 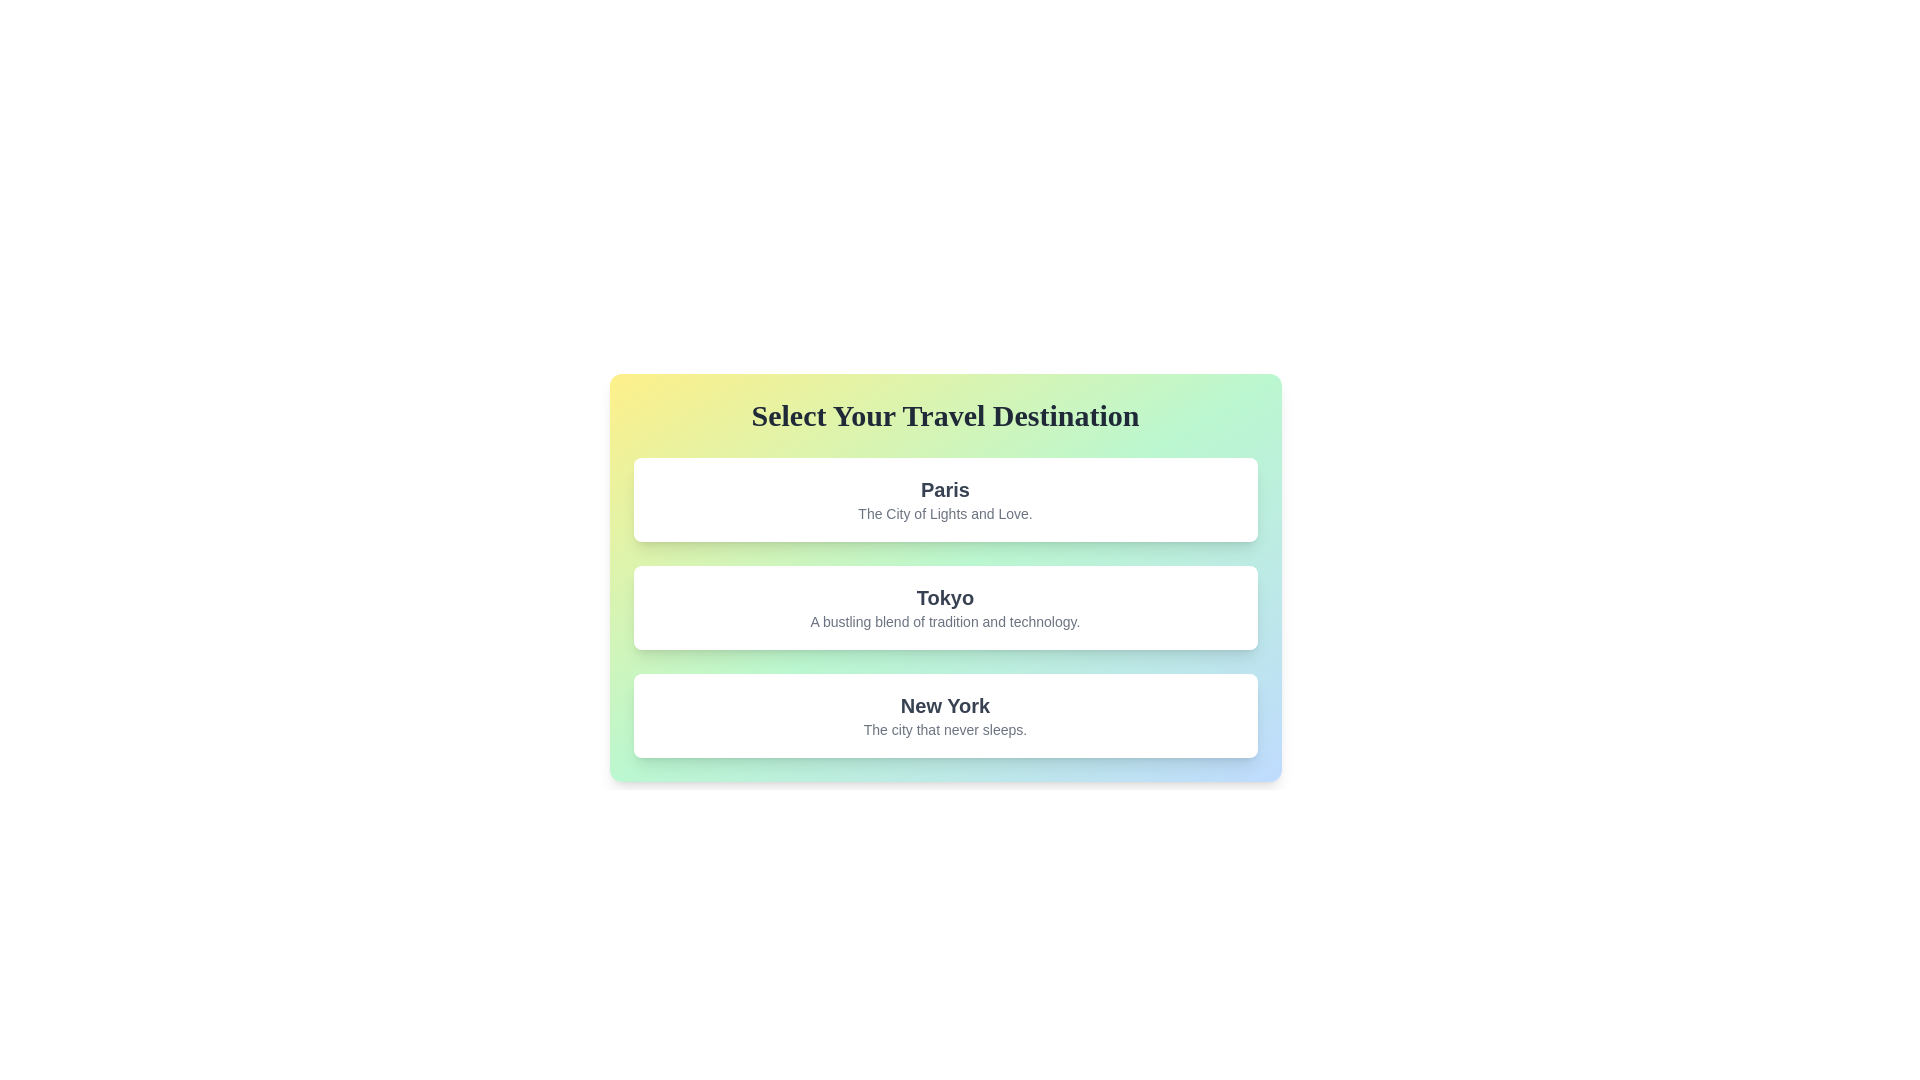 I want to click on the descriptive text element providing additional details about the option 'New York' located below the 'New York' text in the third option card, so click(x=944, y=729).